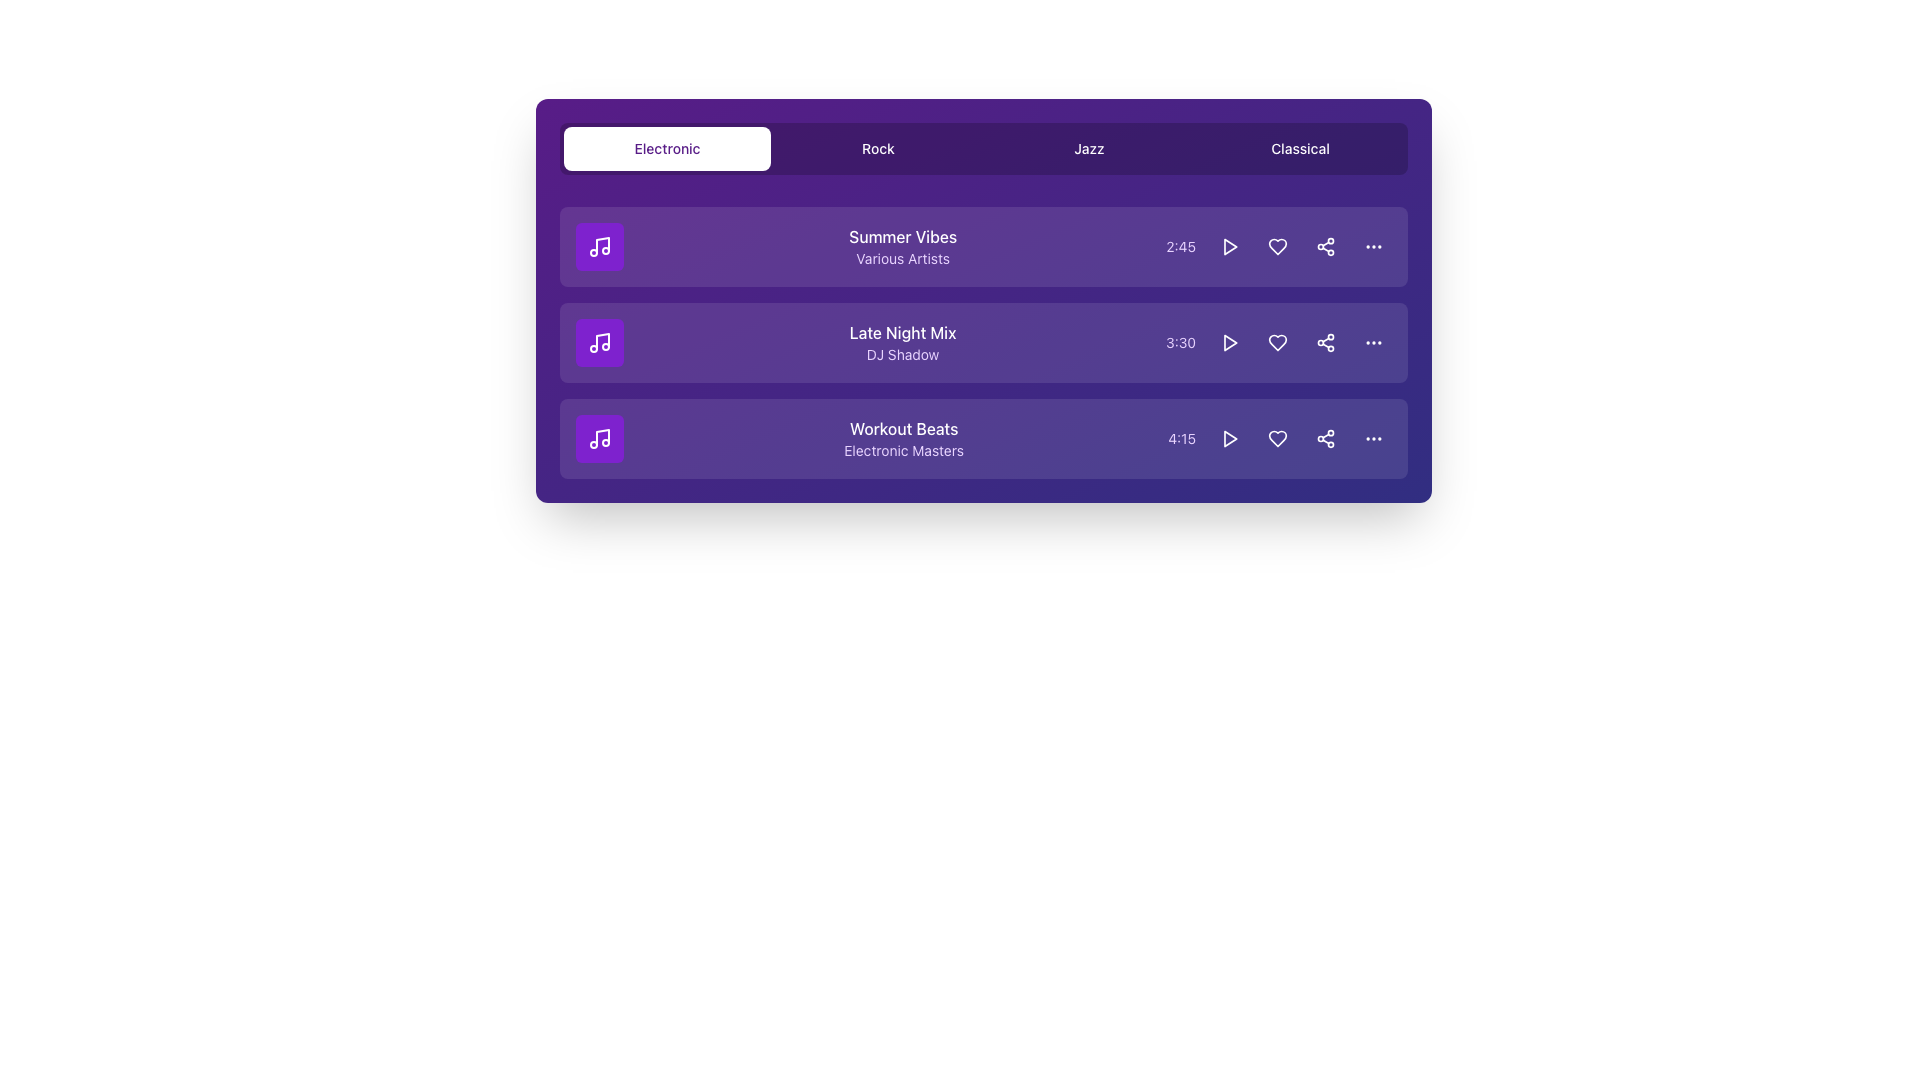 The image size is (1920, 1080). What do you see at coordinates (599, 245) in the screenshot?
I see `the music note icon, which is styled in white on a square purple background, located at the start of the first row of the music track list before the track title 'Summer Vibes'` at bounding box center [599, 245].